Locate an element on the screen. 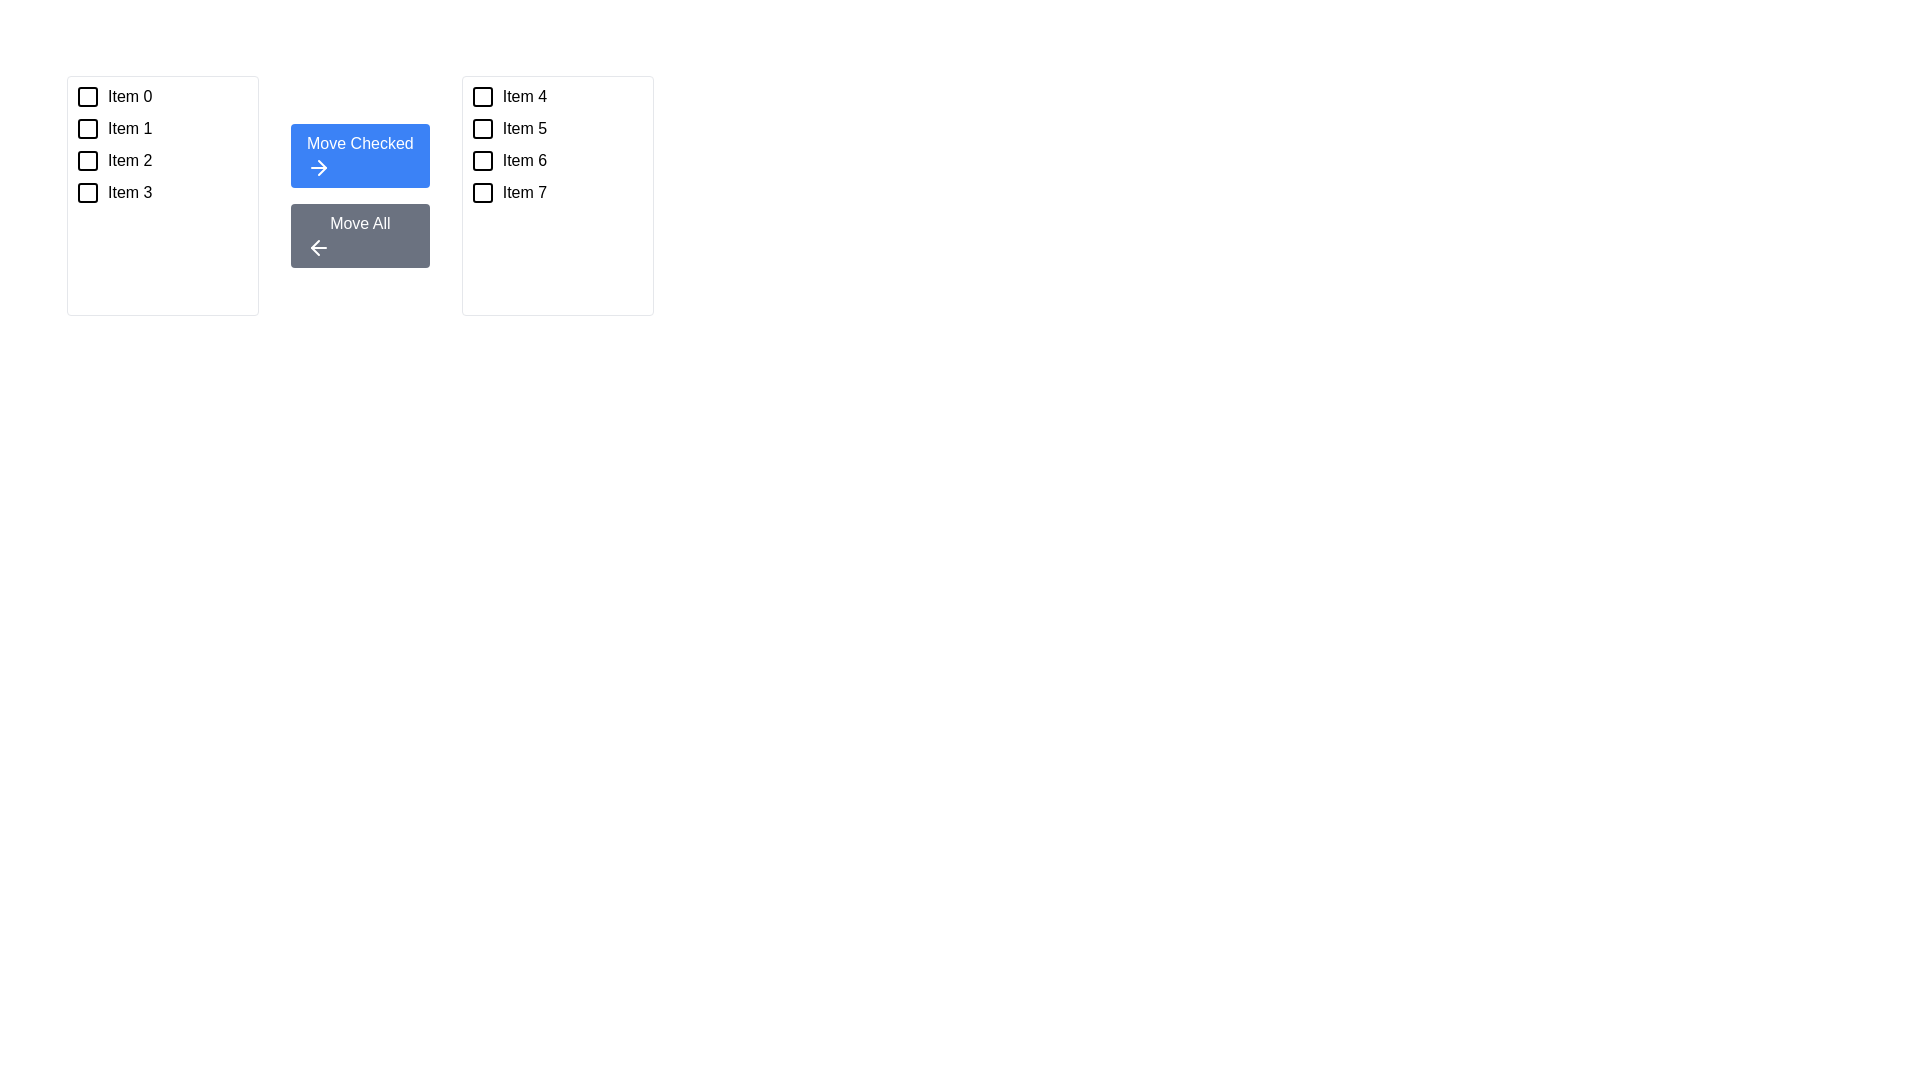  the checkbox associated with 'Item 6' is located at coordinates (482, 160).